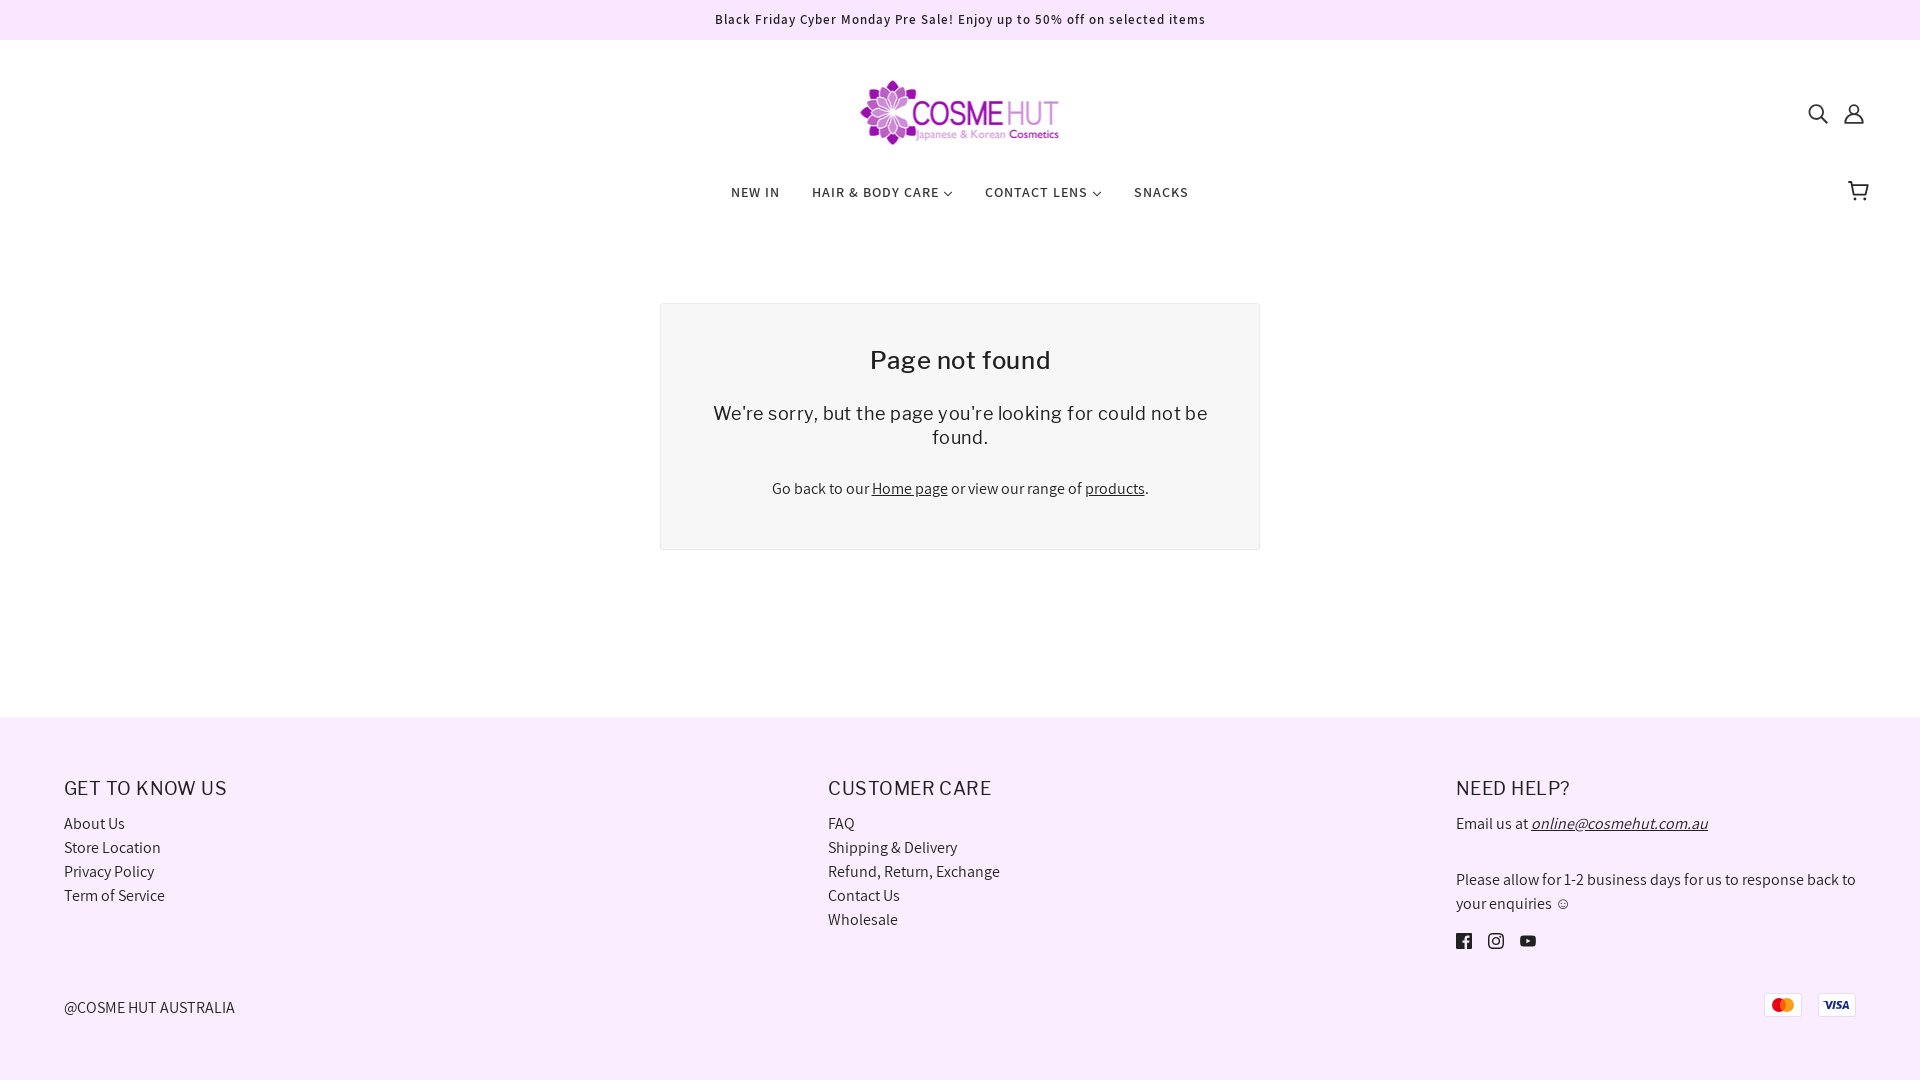 Image resolution: width=1920 pixels, height=1080 pixels. What do you see at coordinates (93, 823) in the screenshot?
I see `'About Us'` at bounding box center [93, 823].